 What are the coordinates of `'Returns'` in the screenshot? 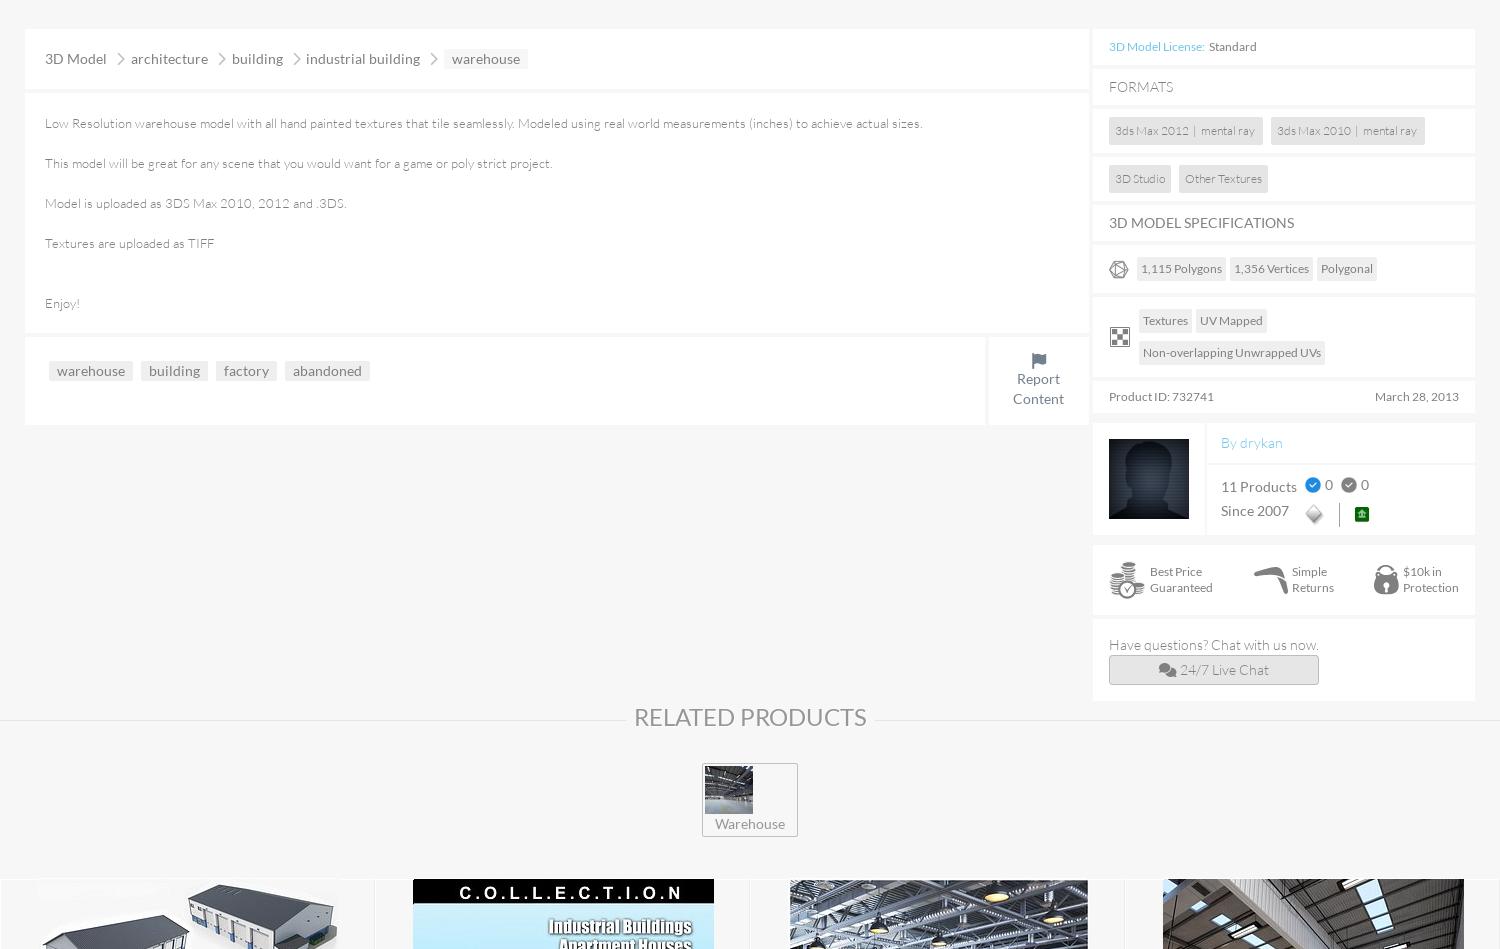 It's located at (1312, 586).